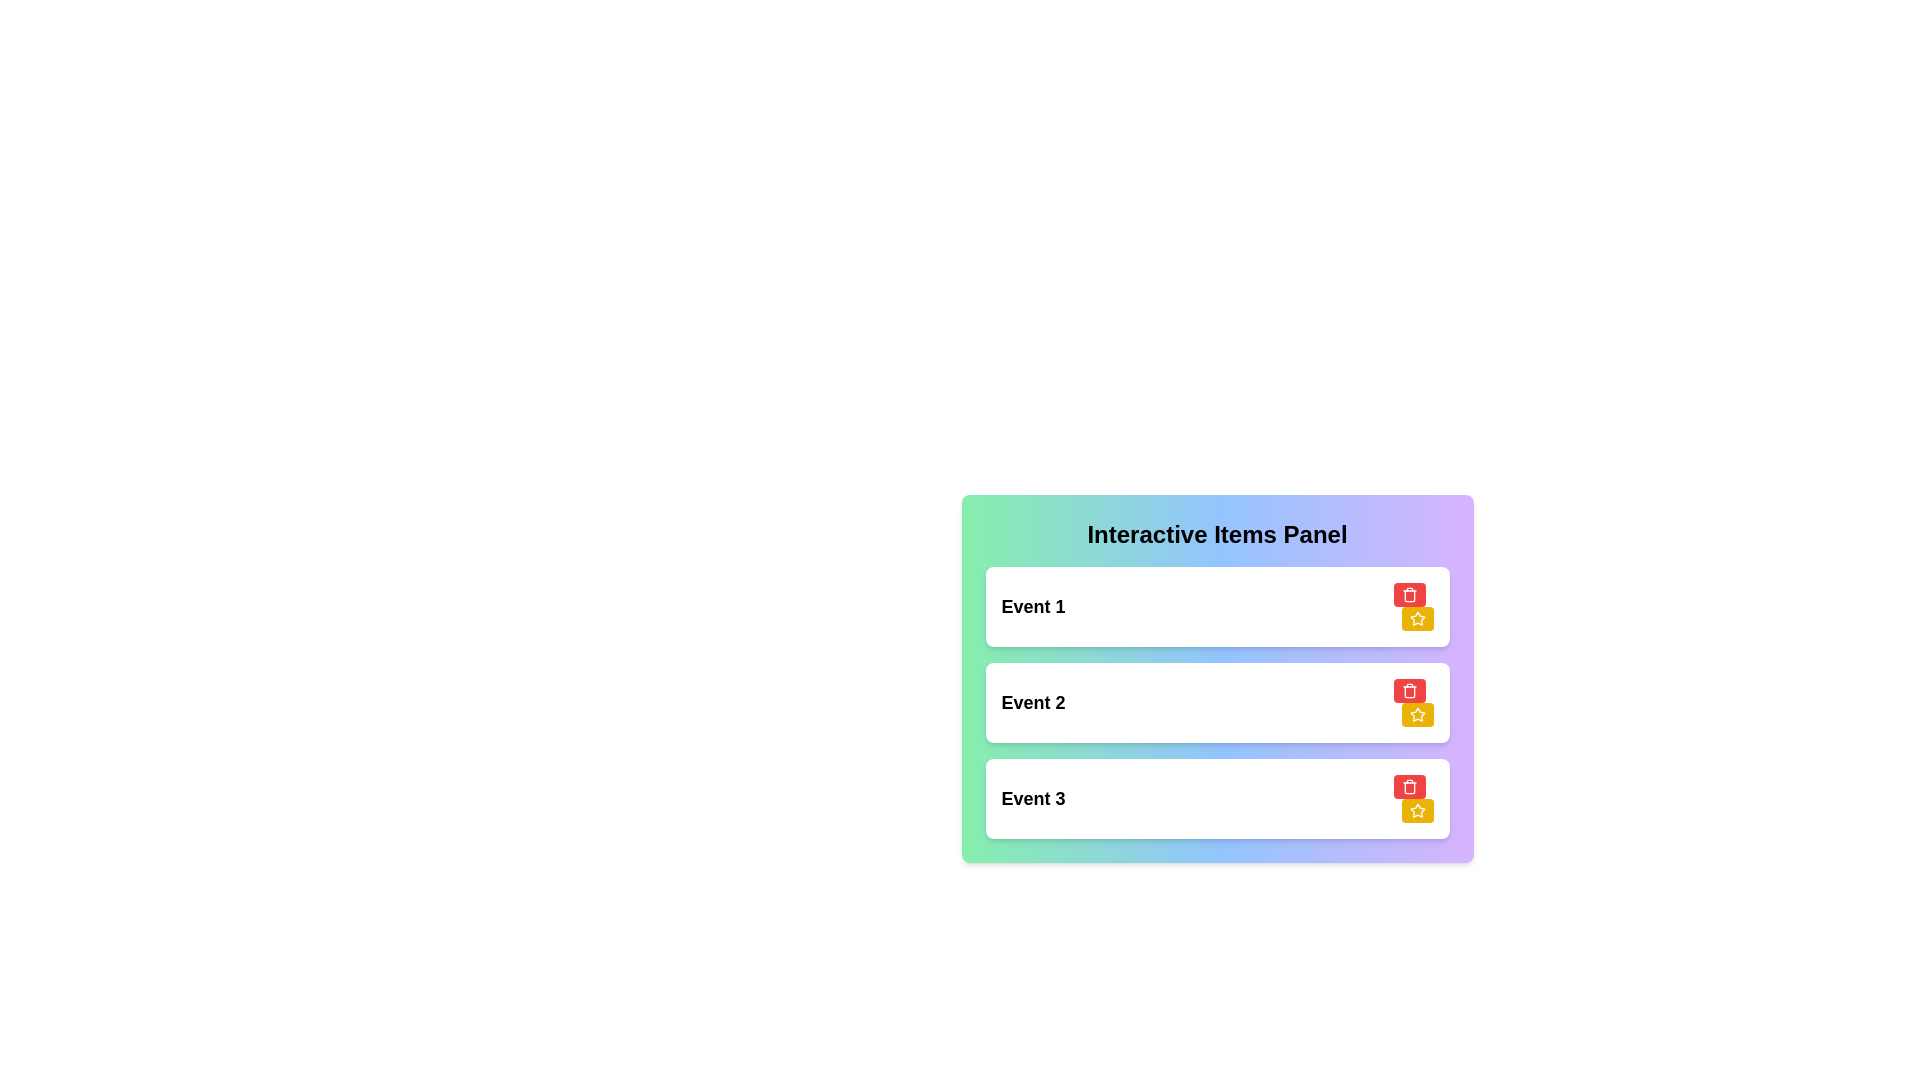 This screenshot has height=1080, width=1920. Describe the element at coordinates (1408, 787) in the screenshot. I see `the central component of the trash can icon, which visually represents a delete action, for visual feedback` at that location.